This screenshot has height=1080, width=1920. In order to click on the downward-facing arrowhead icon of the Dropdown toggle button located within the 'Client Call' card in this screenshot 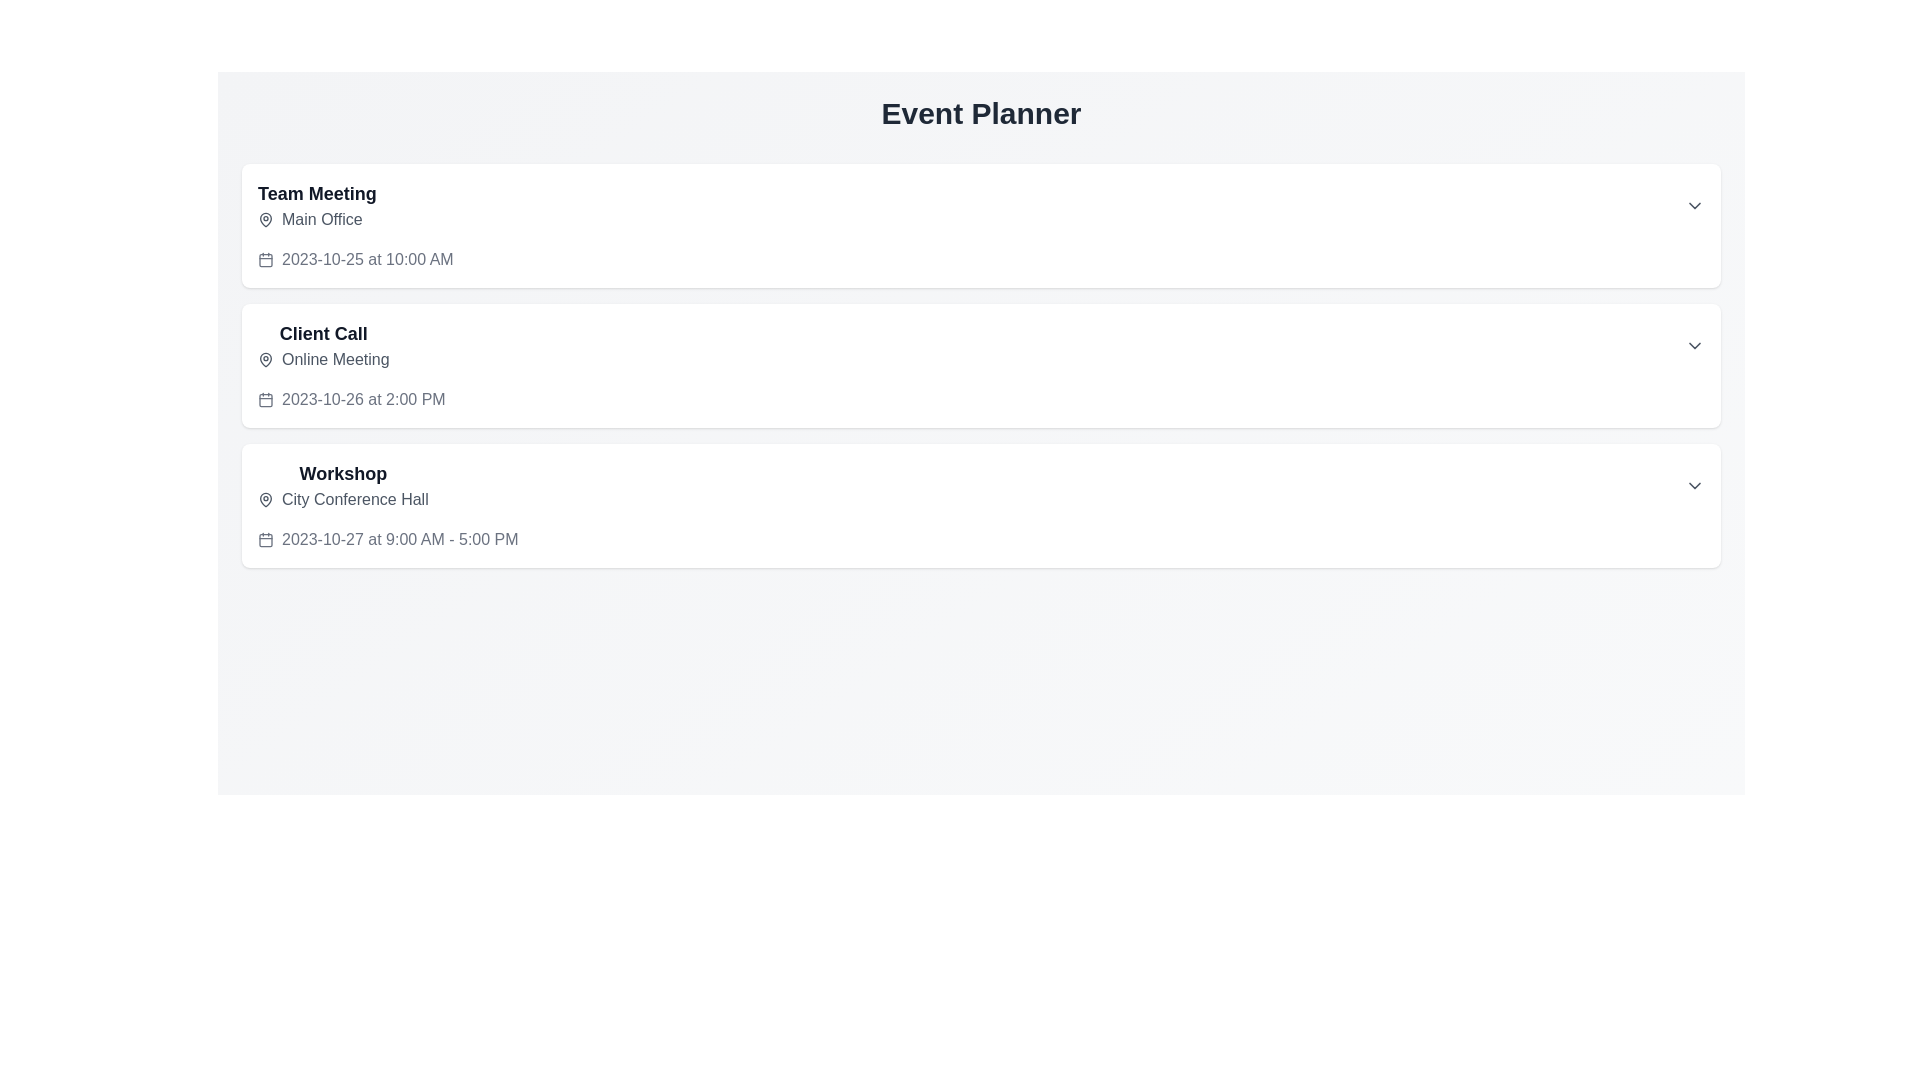, I will do `click(1693, 345)`.